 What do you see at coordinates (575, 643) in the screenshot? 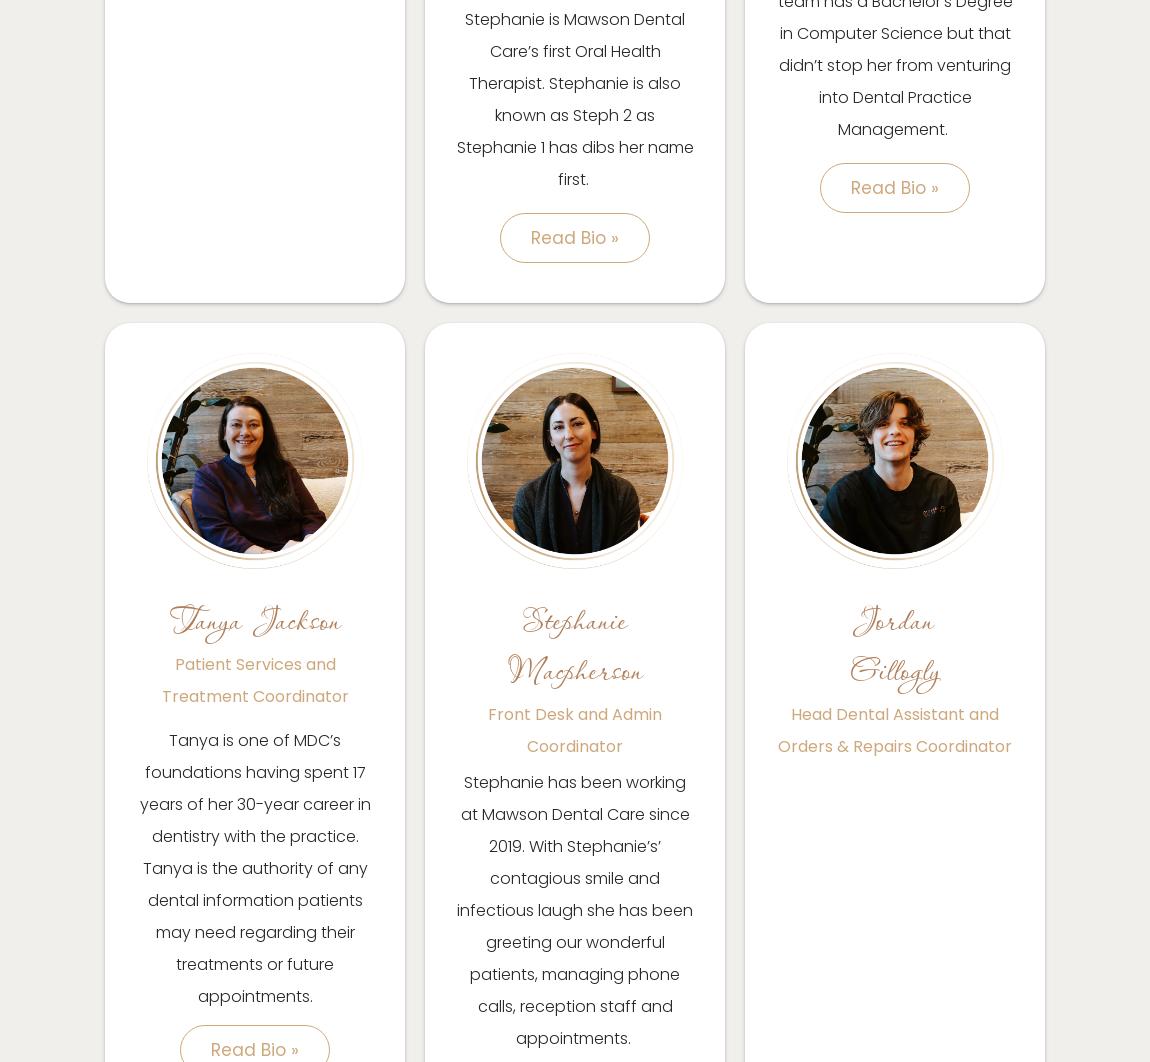
I see `'Stephanie Macpherson'` at bounding box center [575, 643].